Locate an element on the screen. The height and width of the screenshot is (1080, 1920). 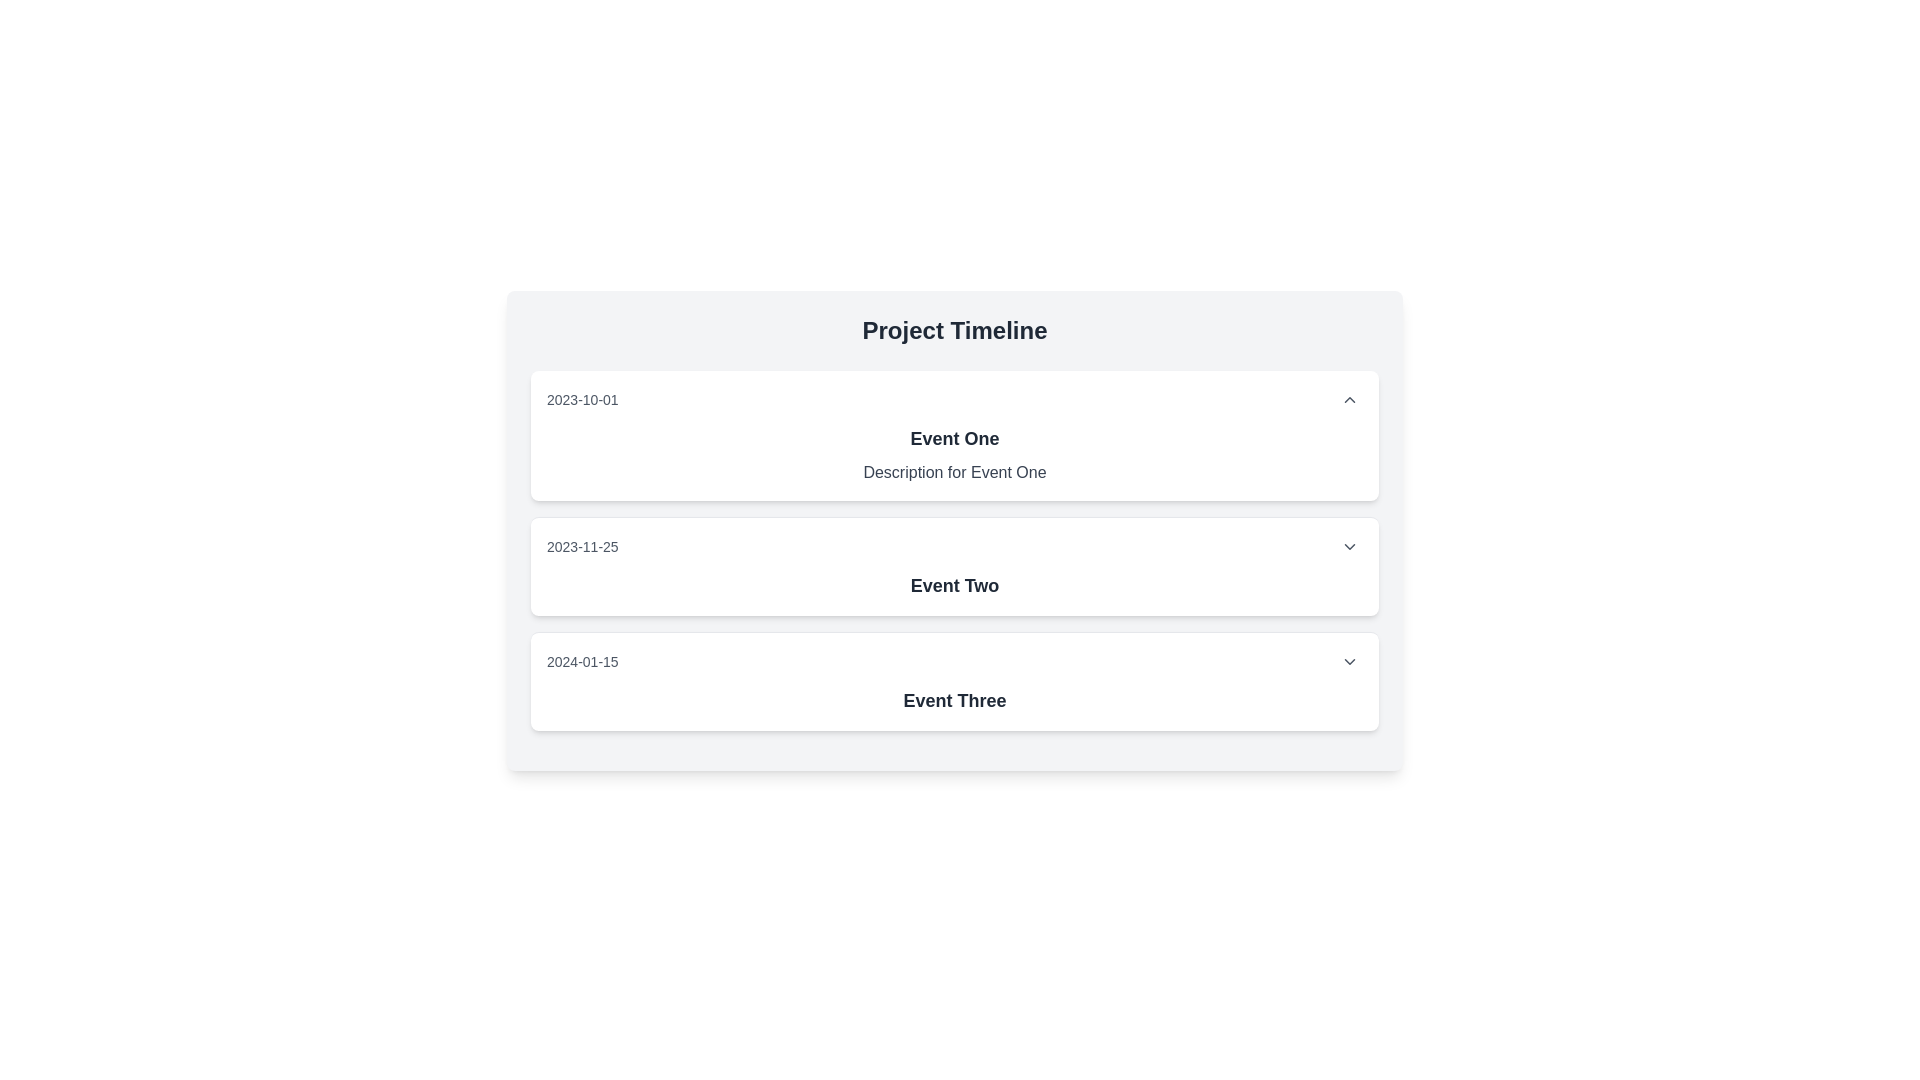
the second list item in the timeline component that provides details of a specific event, situated between 'Event One' and 'Event Three', to interact with the event if links are present is located at coordinates (954, 530).